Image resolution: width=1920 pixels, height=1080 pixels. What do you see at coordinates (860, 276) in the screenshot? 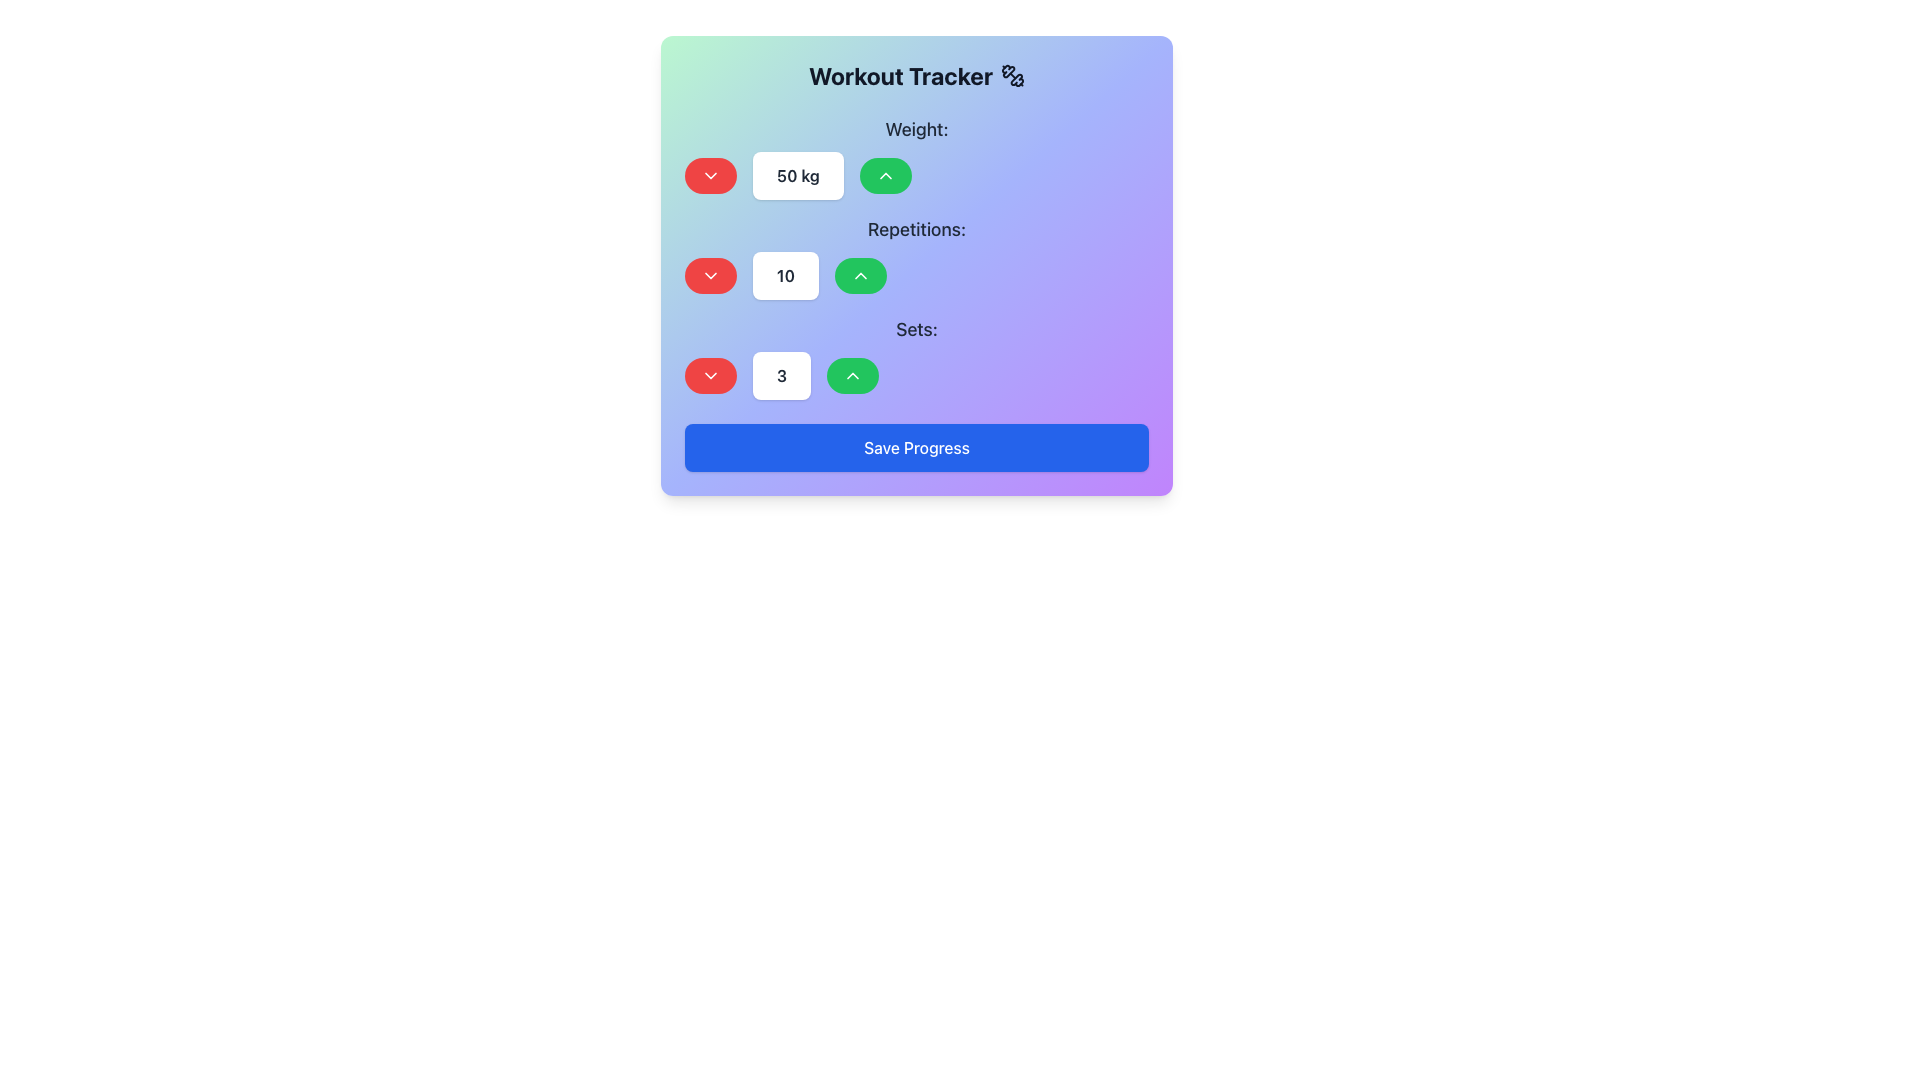
I see `the upward chevron icon within the circular green button located to the right of the 'Weight' label in the 'Workout Tracker' interface` at bounding box center [860, 276].